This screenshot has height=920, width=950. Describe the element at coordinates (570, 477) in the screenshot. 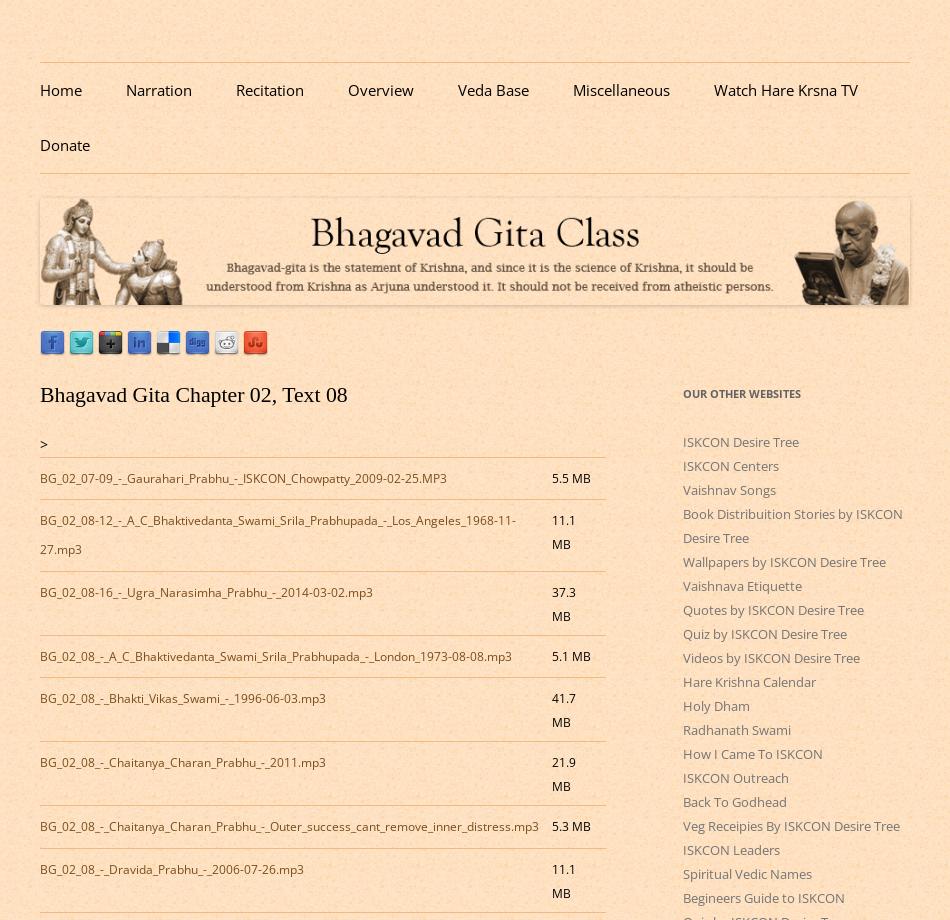

I see `'5.5 MB'` at that location.